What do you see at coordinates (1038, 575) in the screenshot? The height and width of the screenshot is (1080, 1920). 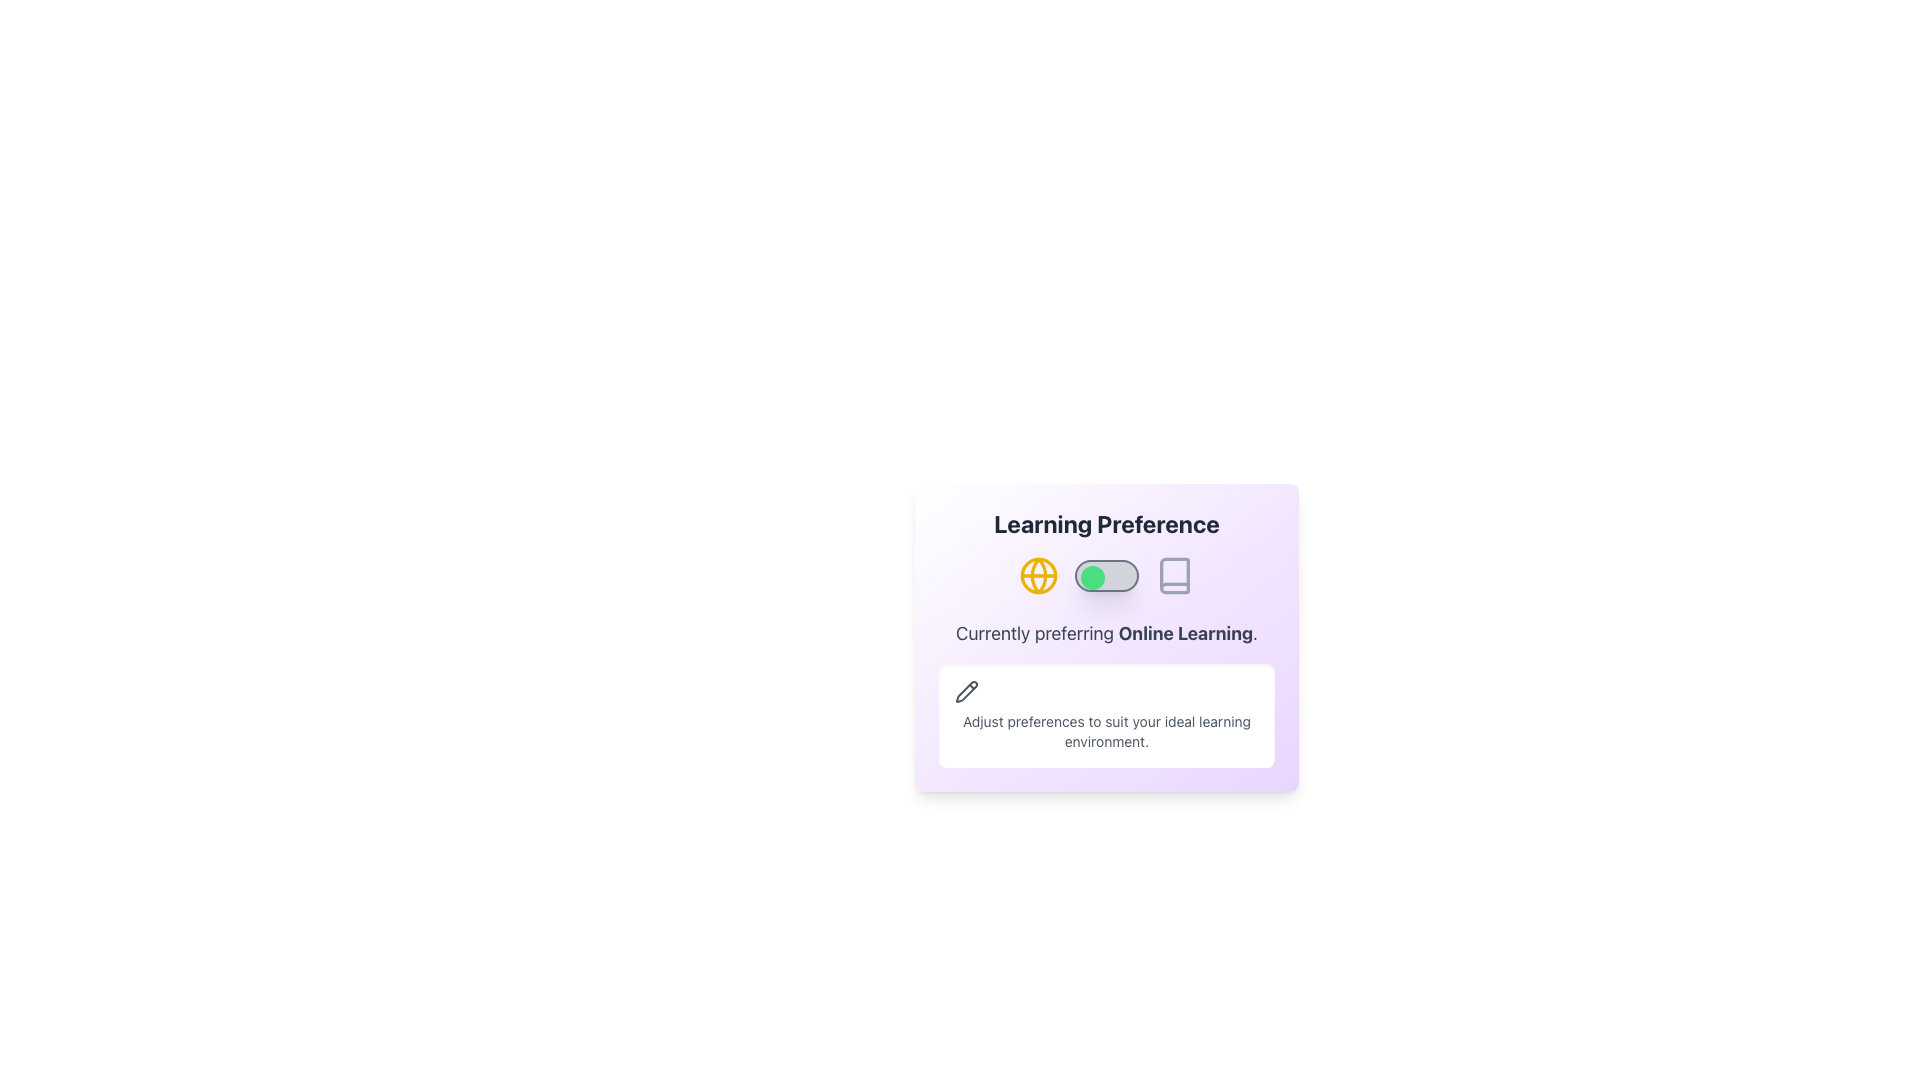 I see `the circular globe icon with a yellow color and grid structure, located to the left of the green toggle switch in the 'Learning Preference' section` at bounding box center [1038, 575].